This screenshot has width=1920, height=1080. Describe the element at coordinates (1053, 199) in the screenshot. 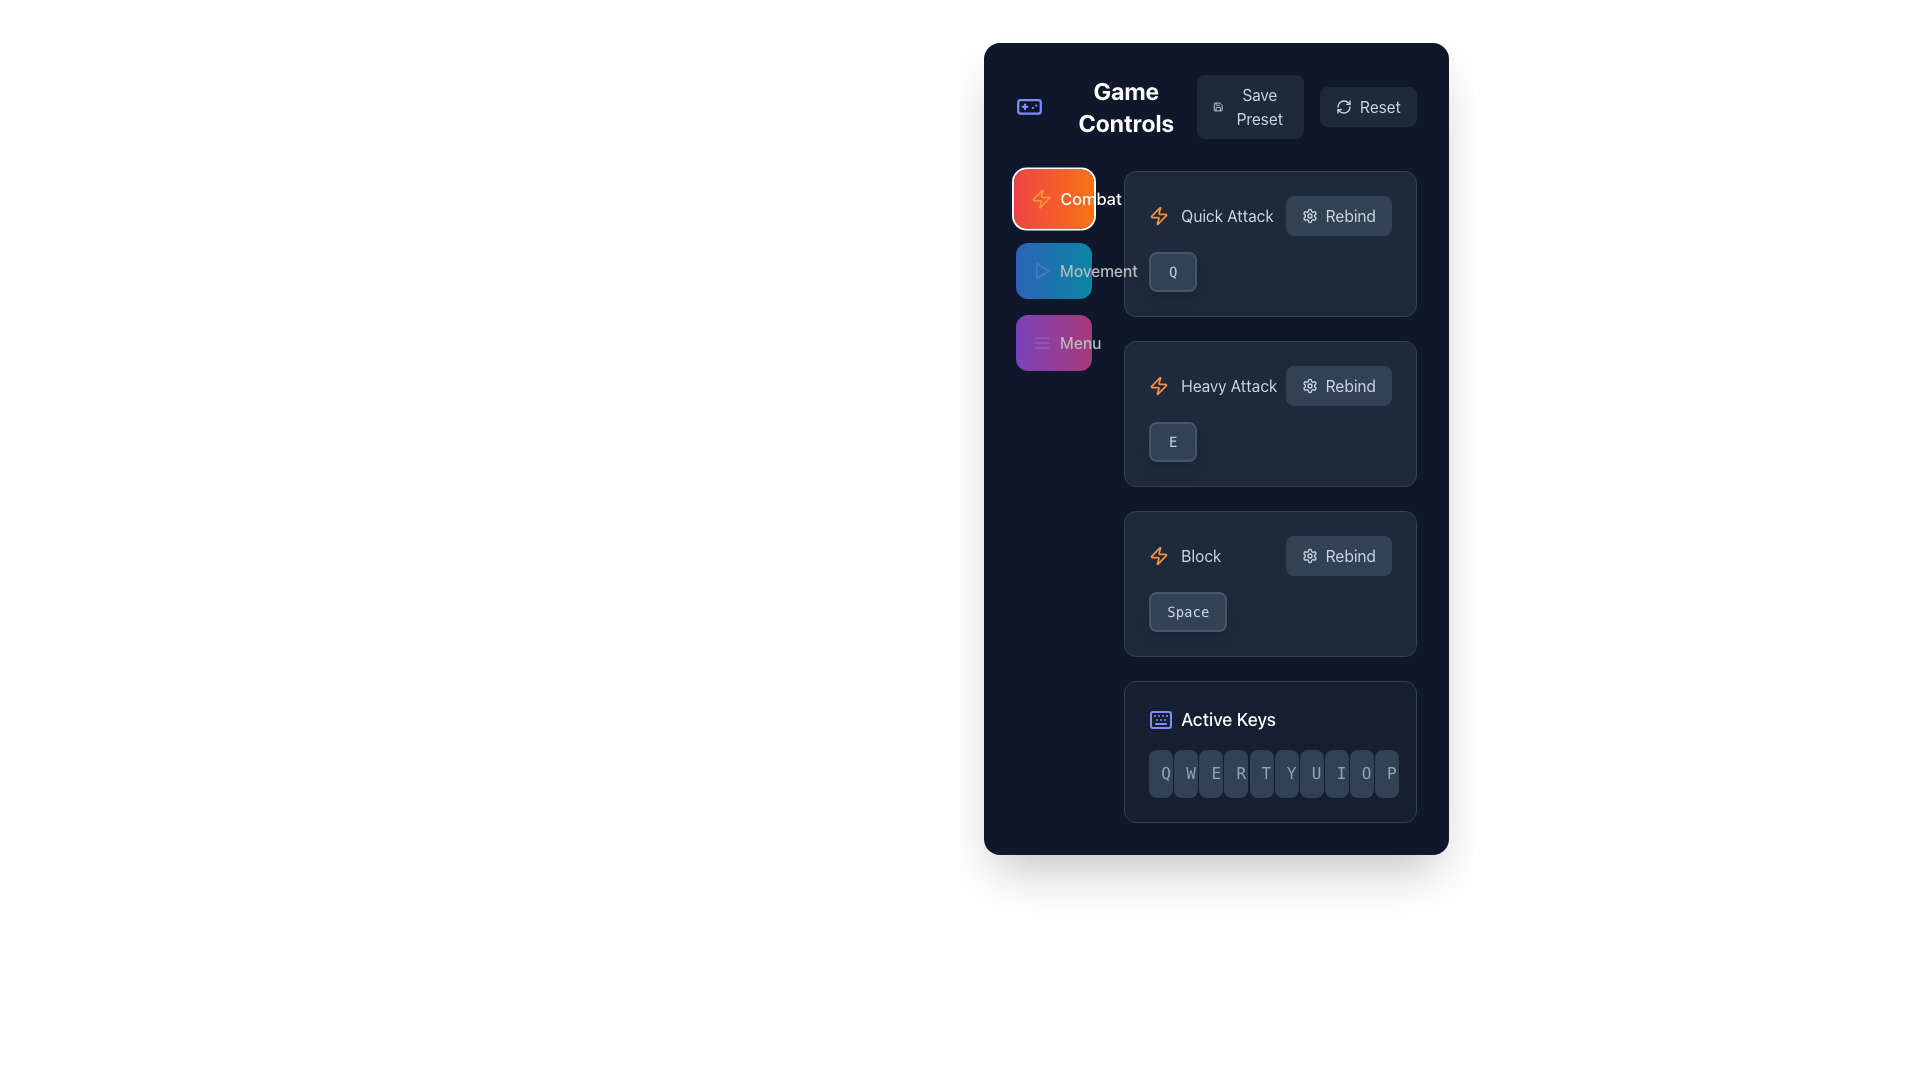

I see `the 'Combat' button, which is a rectangular button with a gradient background from red to orange, featuring a lightning bolt icon and white capitalized text centrally located, positioned under the 'Game Controls' section` at that location.